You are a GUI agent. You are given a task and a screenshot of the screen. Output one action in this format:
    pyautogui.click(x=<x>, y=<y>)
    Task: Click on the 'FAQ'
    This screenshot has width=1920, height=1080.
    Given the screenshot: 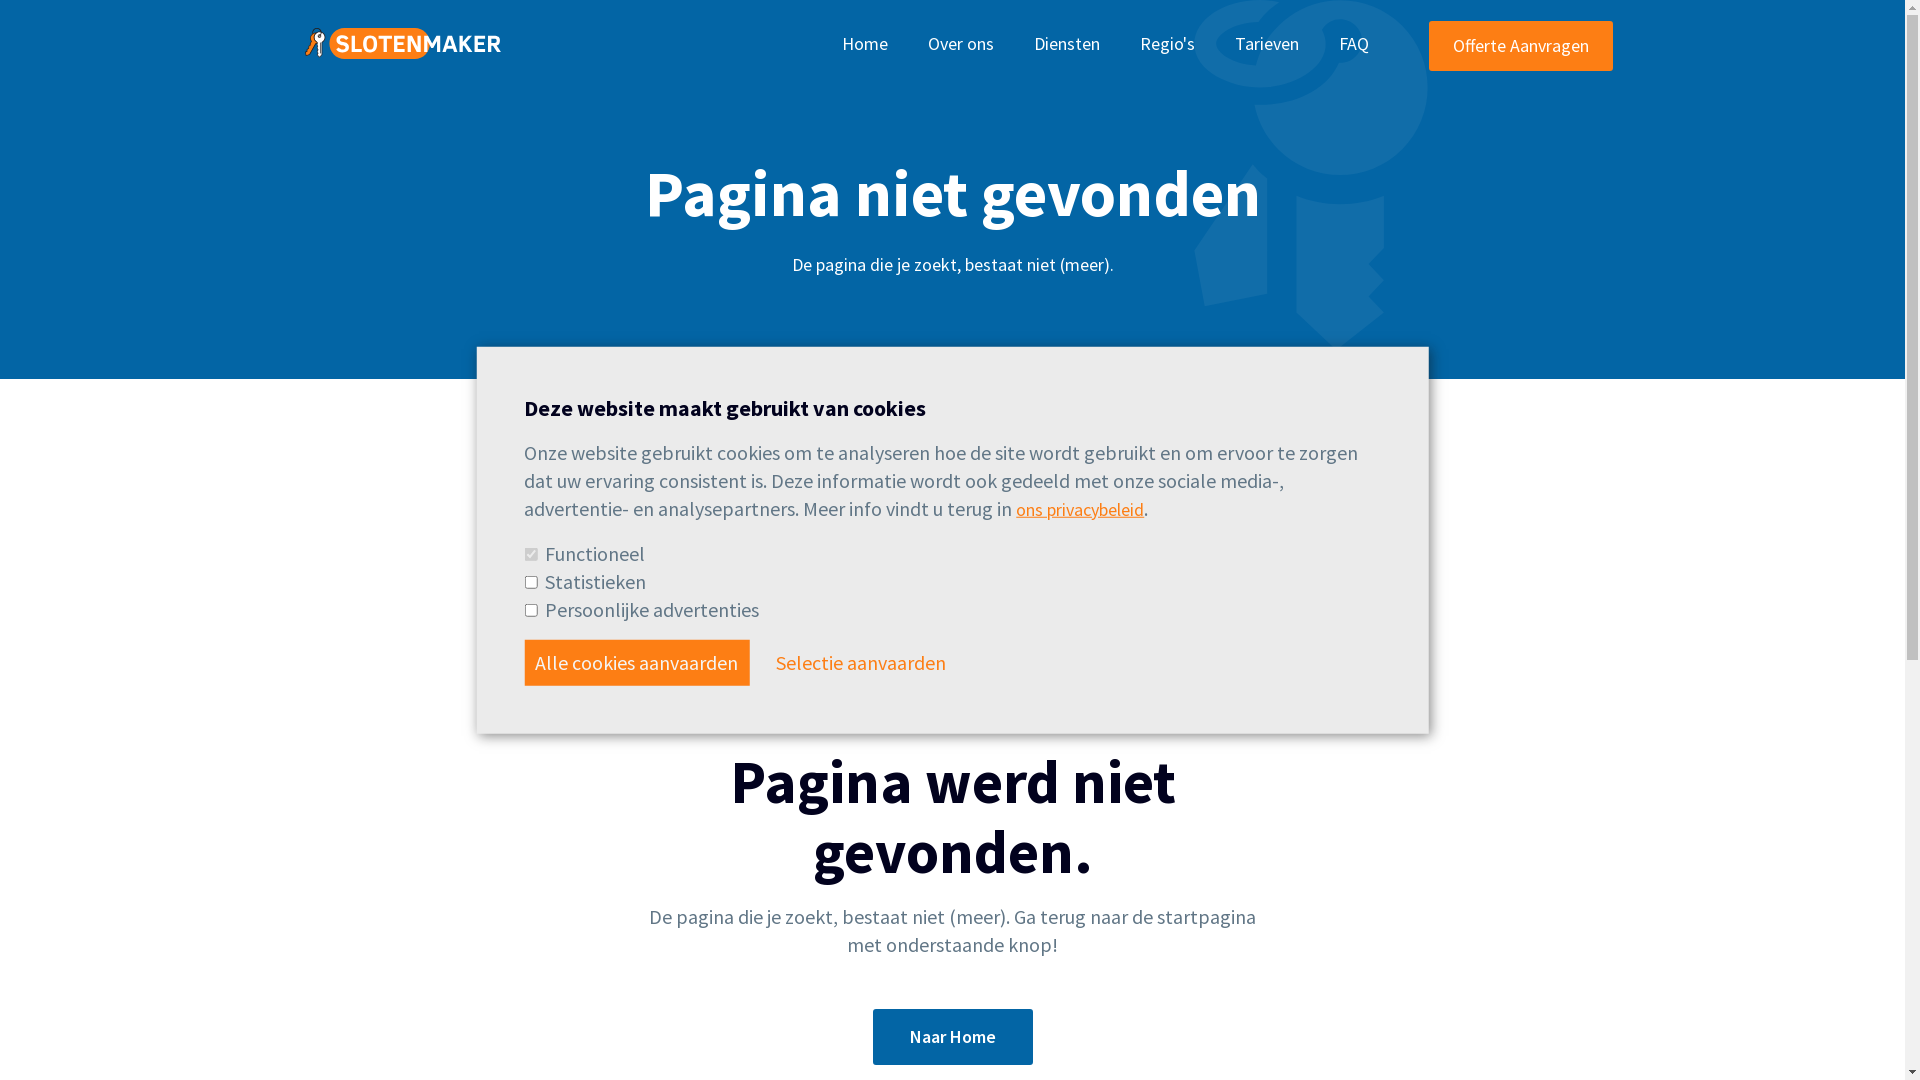 What is the action you would take?
    pyautogui.click(x=1353, y=43)
    